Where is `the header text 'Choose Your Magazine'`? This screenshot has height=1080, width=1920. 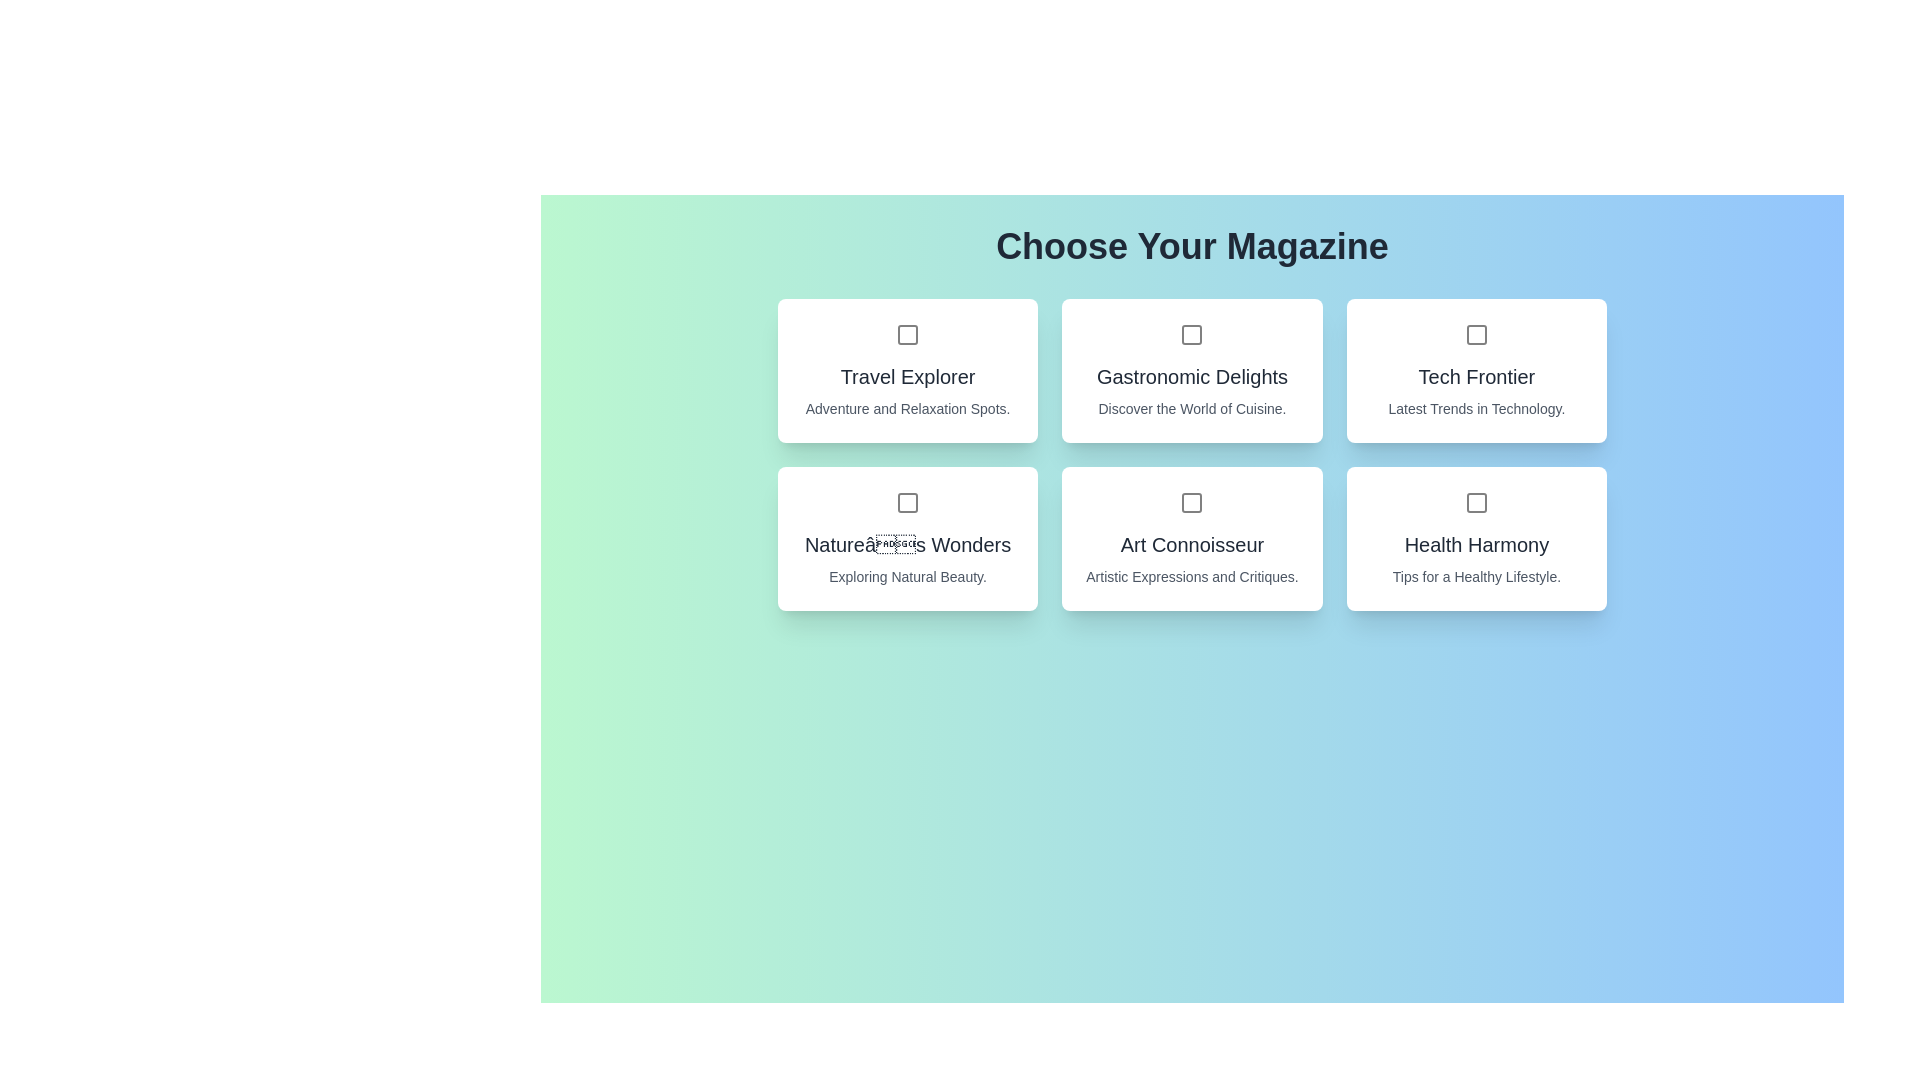
the header text 'Choose Your Magazine' is located at coordinates (1192, 245).